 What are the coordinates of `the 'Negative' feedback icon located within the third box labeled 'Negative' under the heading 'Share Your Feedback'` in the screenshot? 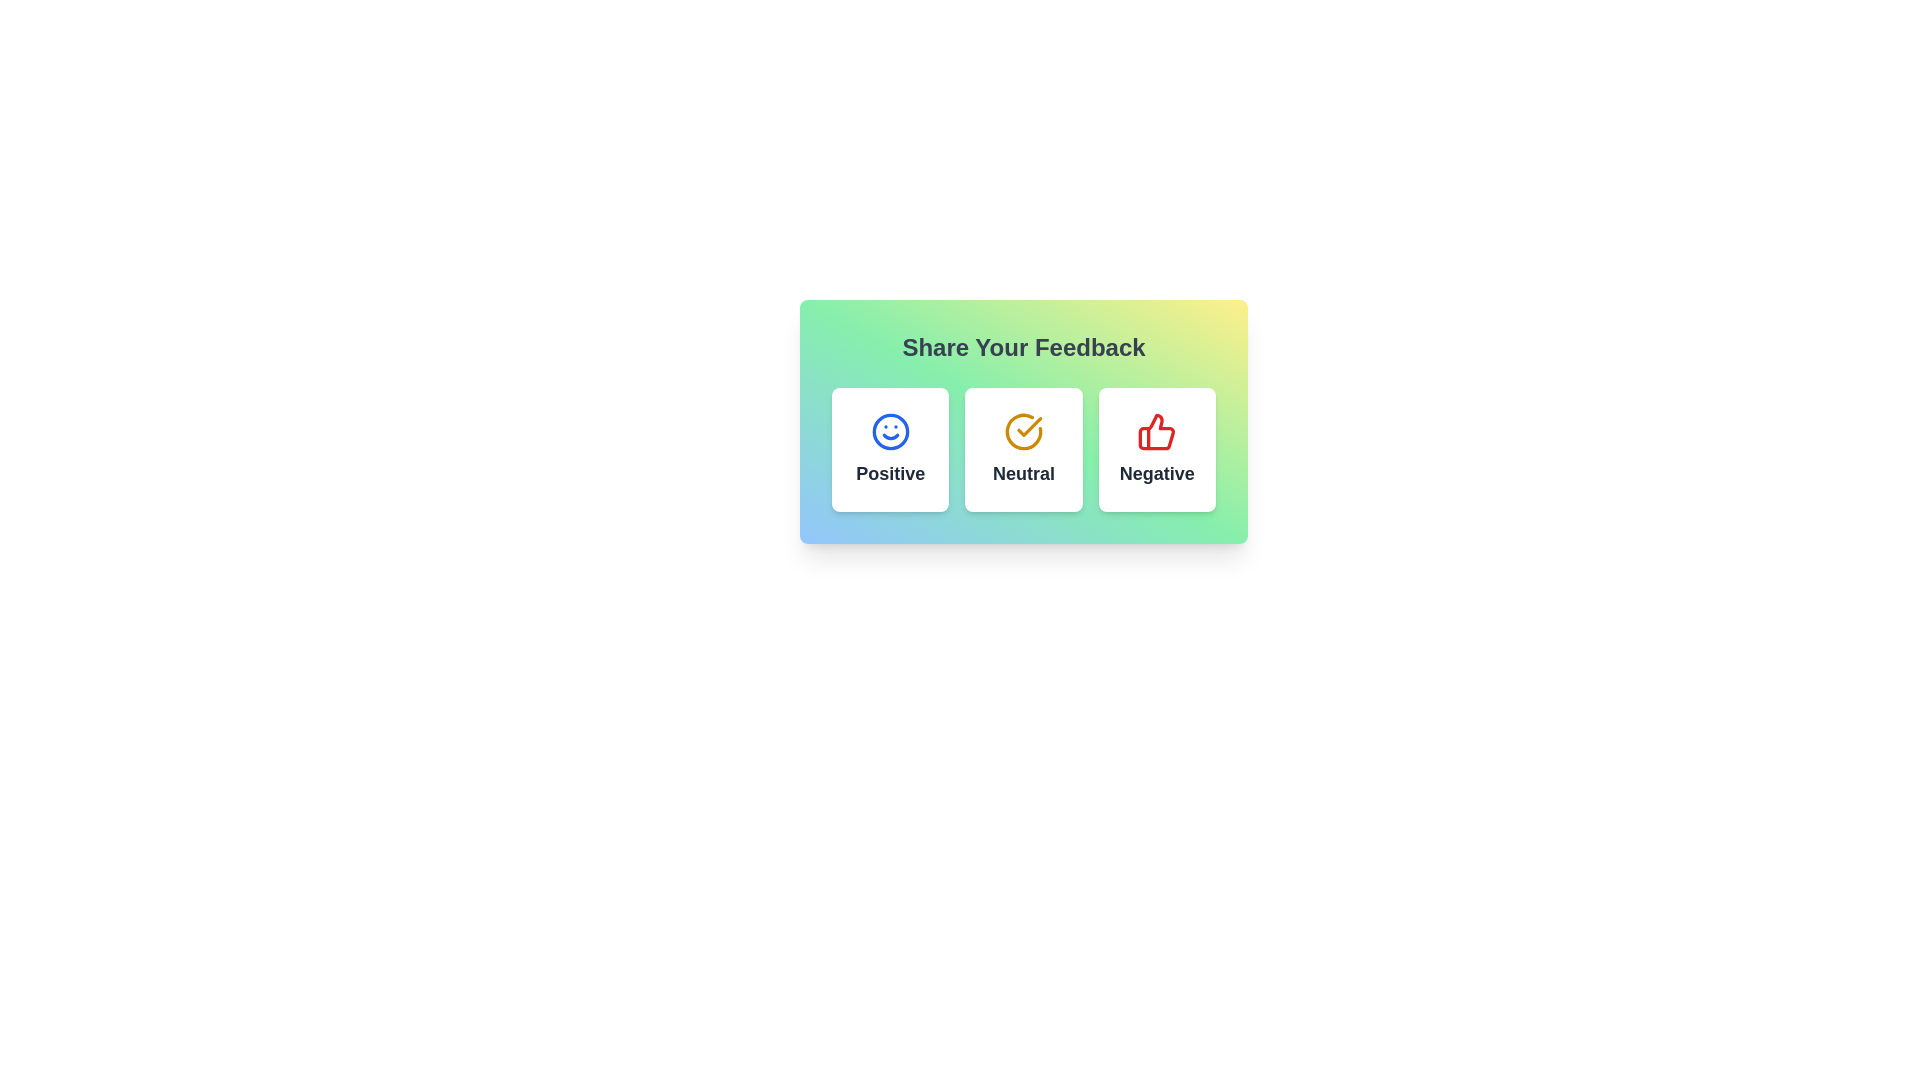 It's located at (1157, 431).